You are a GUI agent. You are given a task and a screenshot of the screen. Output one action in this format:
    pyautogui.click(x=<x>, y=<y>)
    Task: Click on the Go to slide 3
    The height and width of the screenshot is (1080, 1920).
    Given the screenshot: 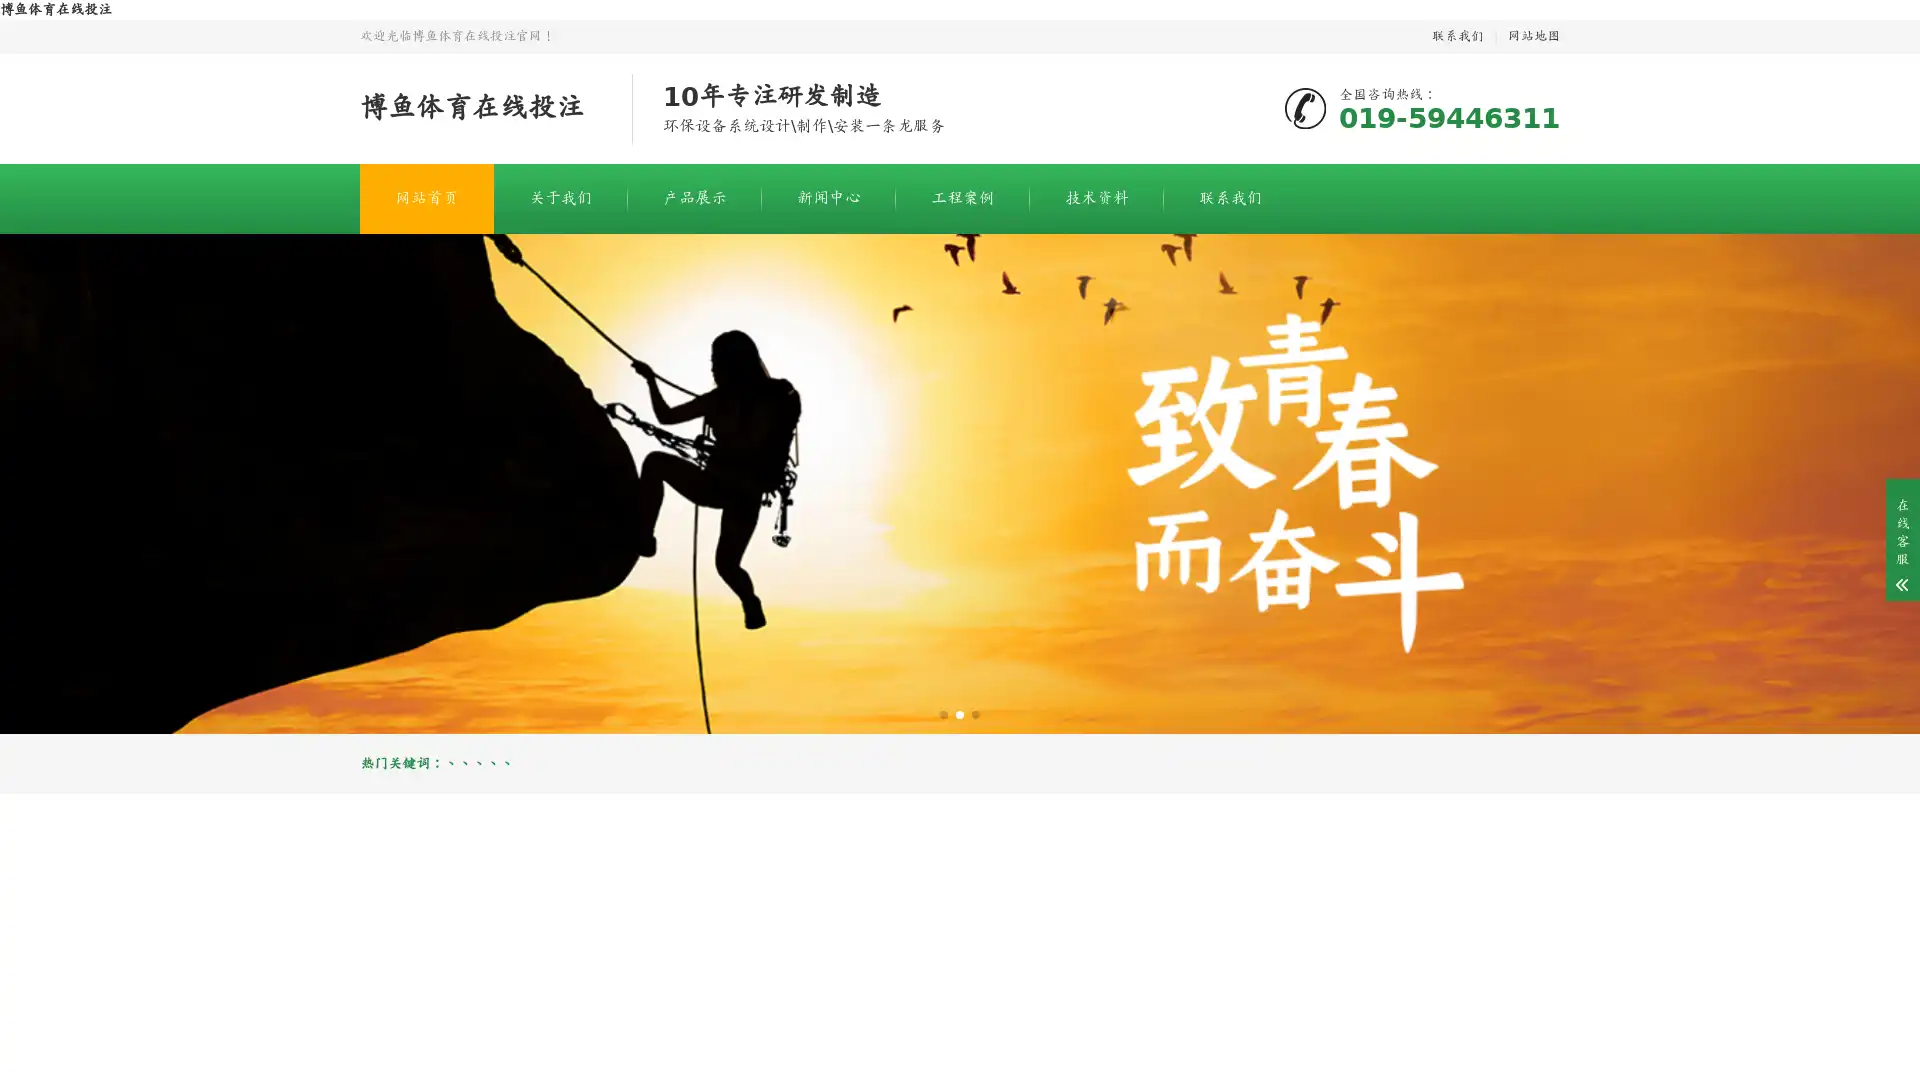 What is the action you would take?
    pyautogui.click(x=975, y=713)
    